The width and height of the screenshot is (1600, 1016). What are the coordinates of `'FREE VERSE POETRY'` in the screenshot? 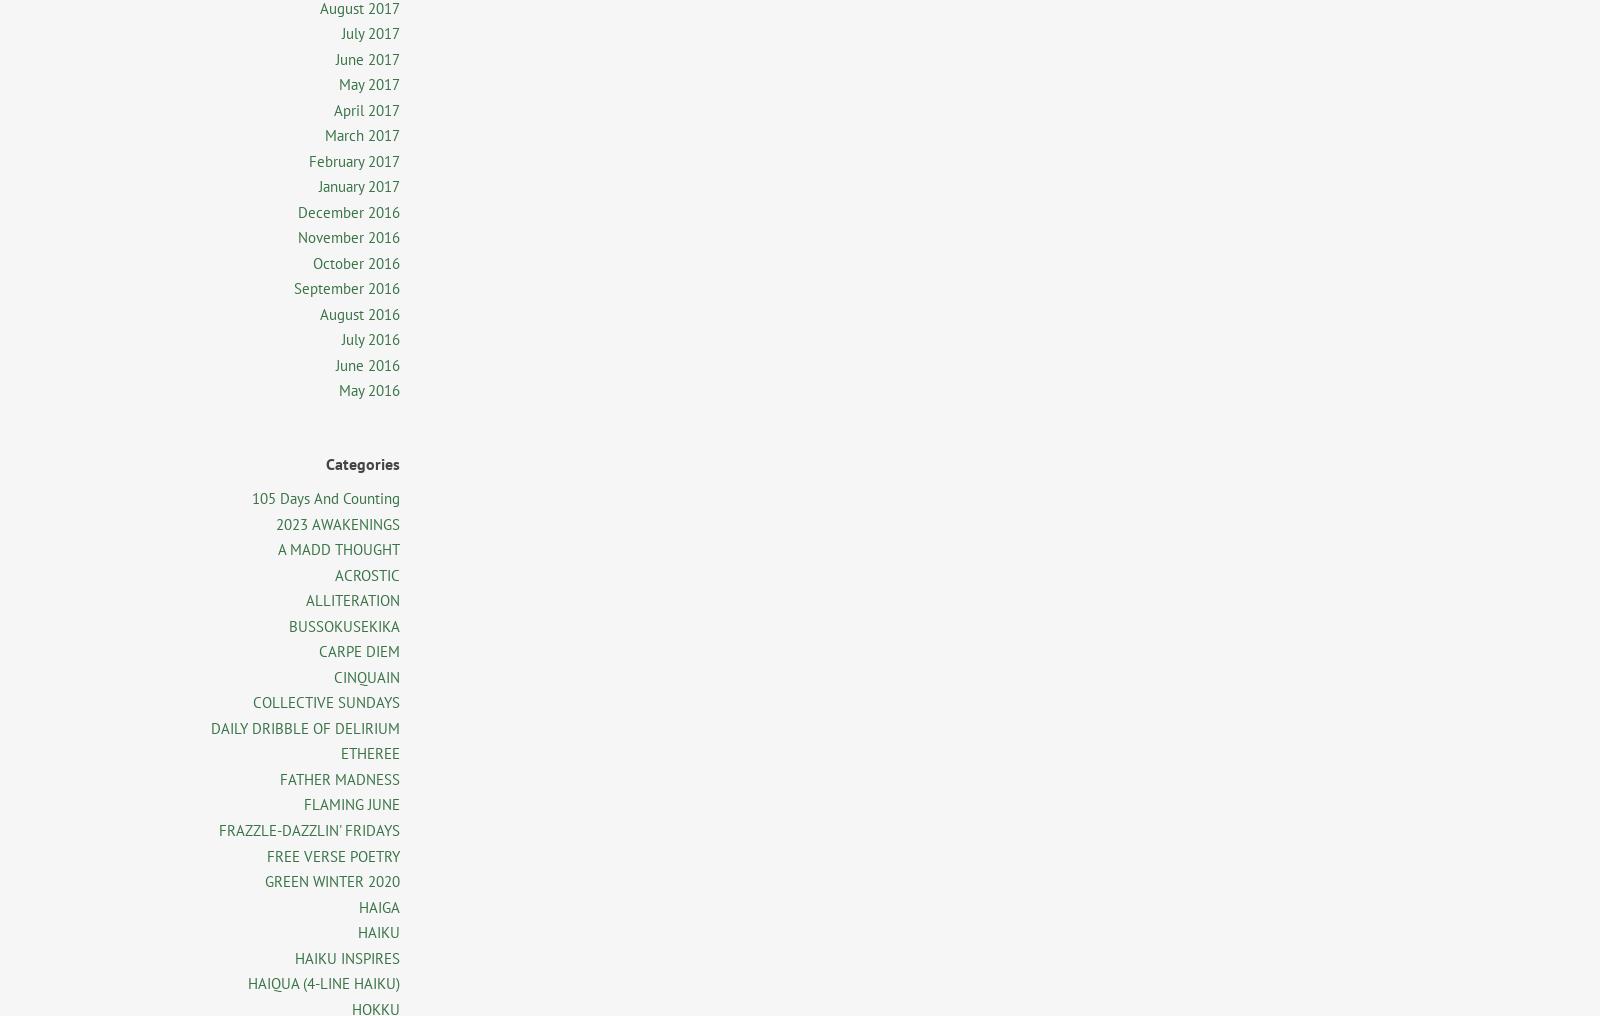 It's located at (333, 855).